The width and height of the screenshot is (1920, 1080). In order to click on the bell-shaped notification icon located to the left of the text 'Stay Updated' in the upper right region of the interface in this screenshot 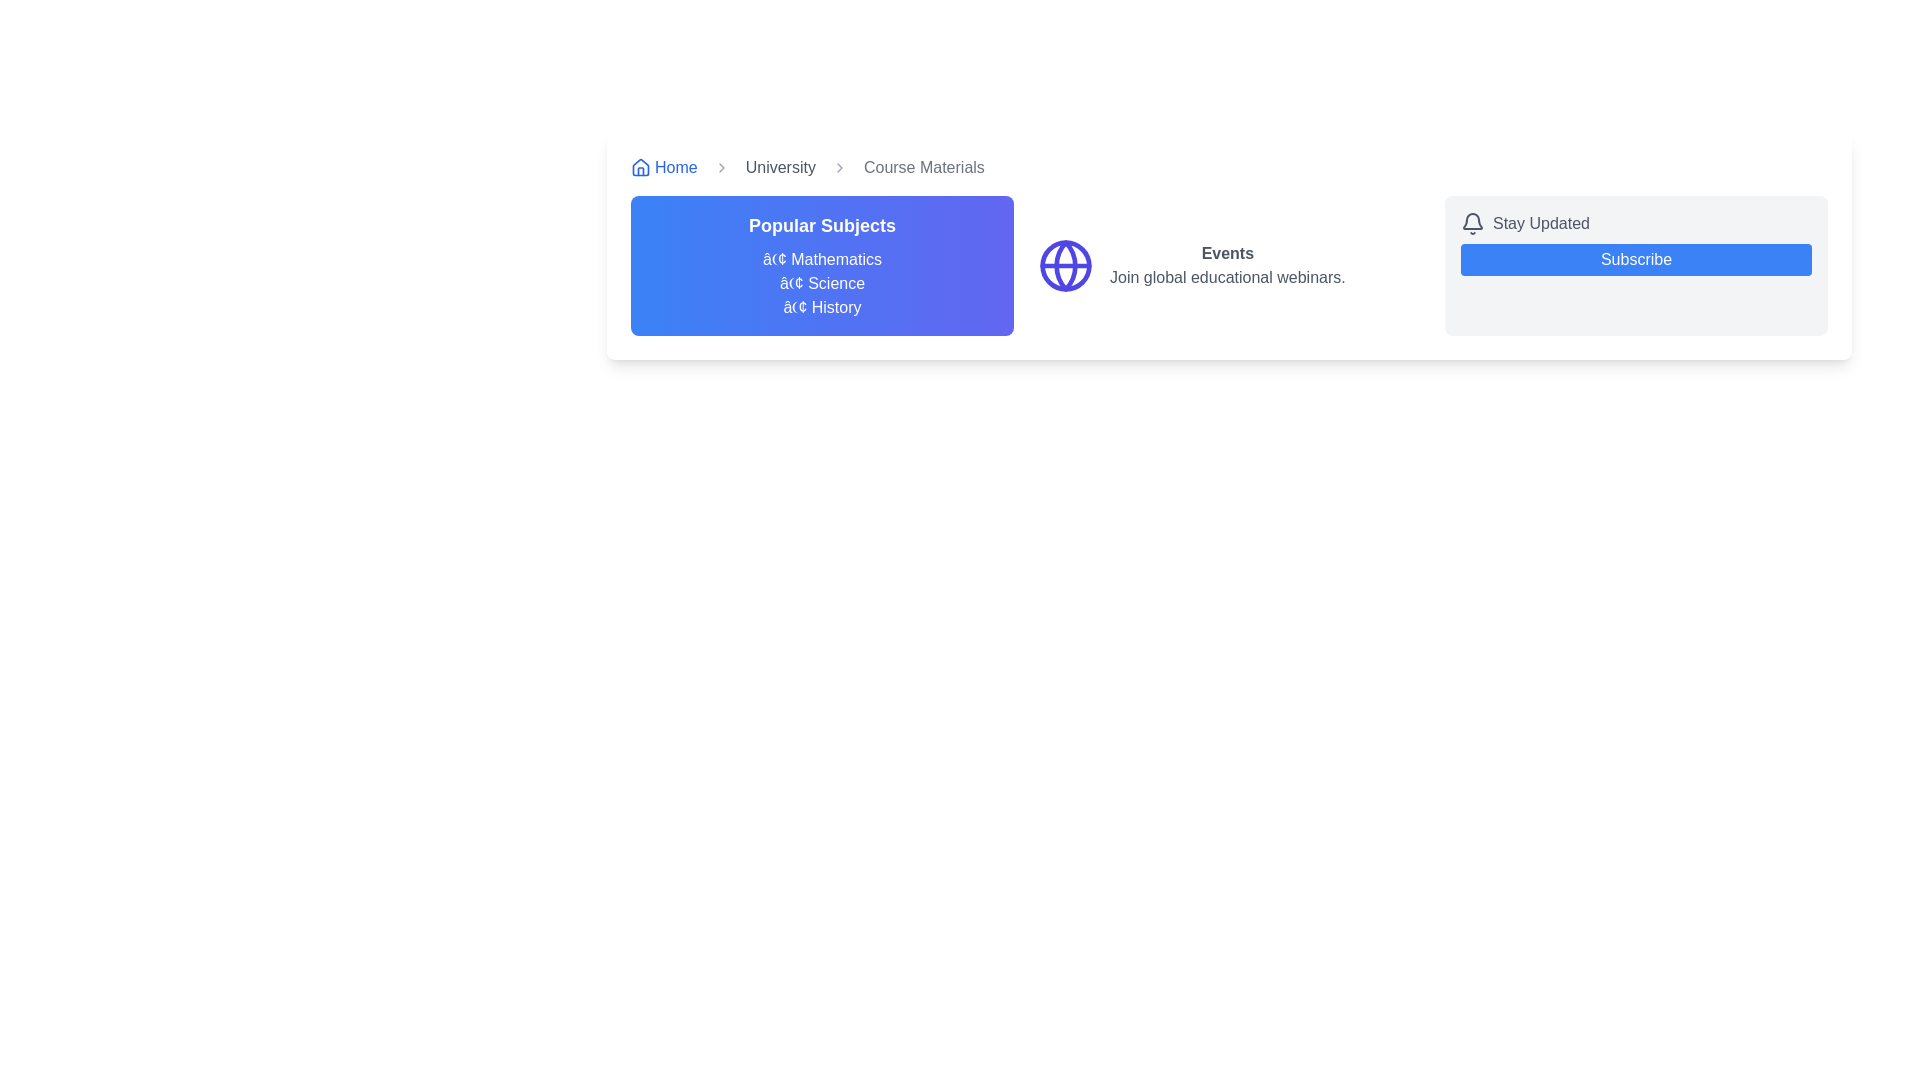, I will do `click(1473, 223)`.